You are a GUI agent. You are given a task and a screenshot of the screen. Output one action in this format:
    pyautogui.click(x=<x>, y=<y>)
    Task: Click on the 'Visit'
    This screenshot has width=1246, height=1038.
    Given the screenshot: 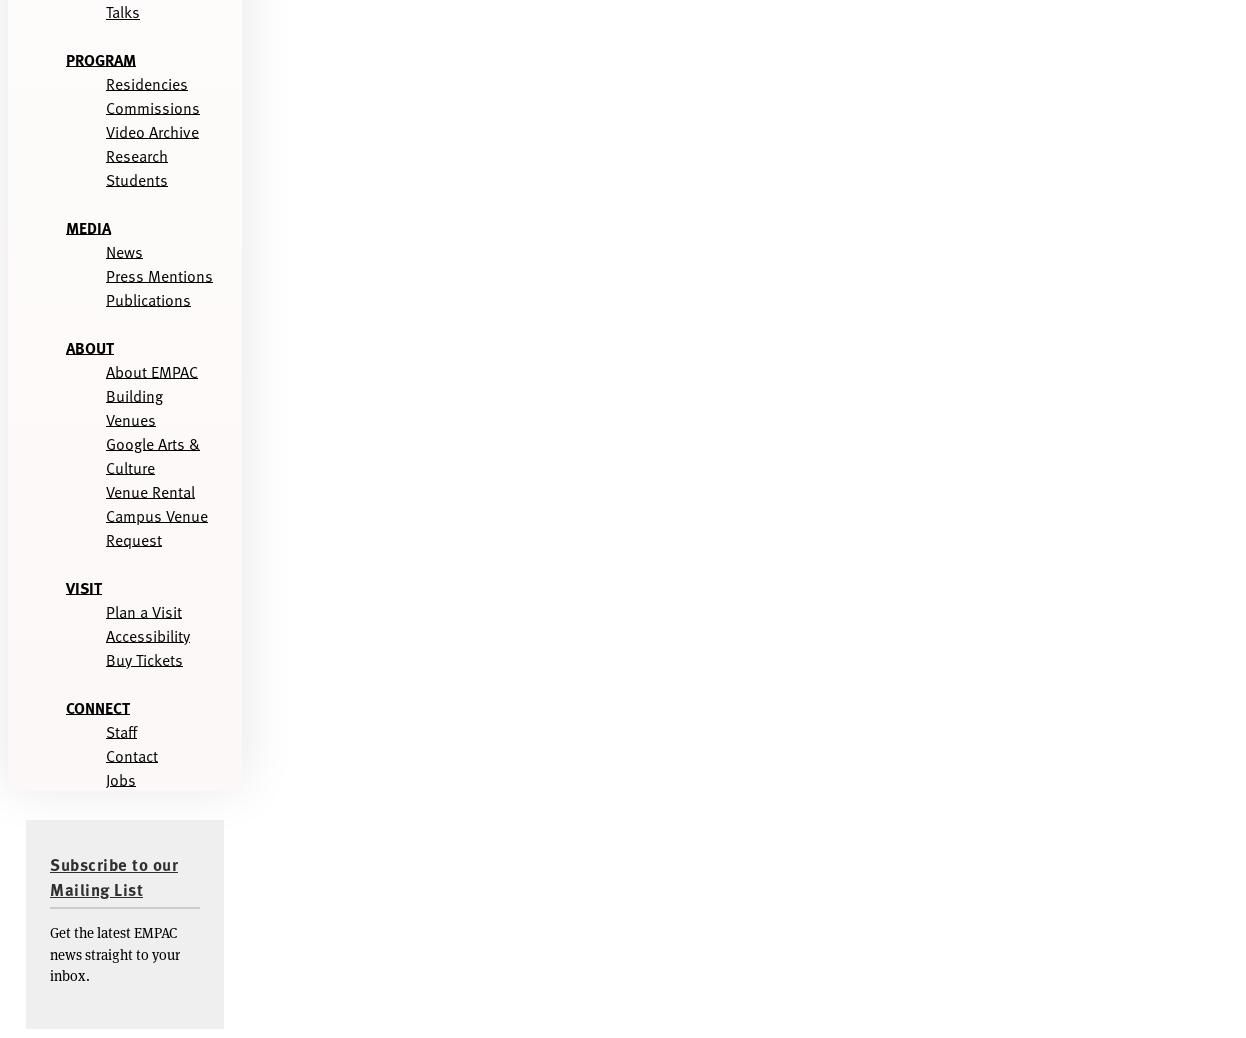 What is the action you would take?
    pyautogui.click(x=83, y=585)
    